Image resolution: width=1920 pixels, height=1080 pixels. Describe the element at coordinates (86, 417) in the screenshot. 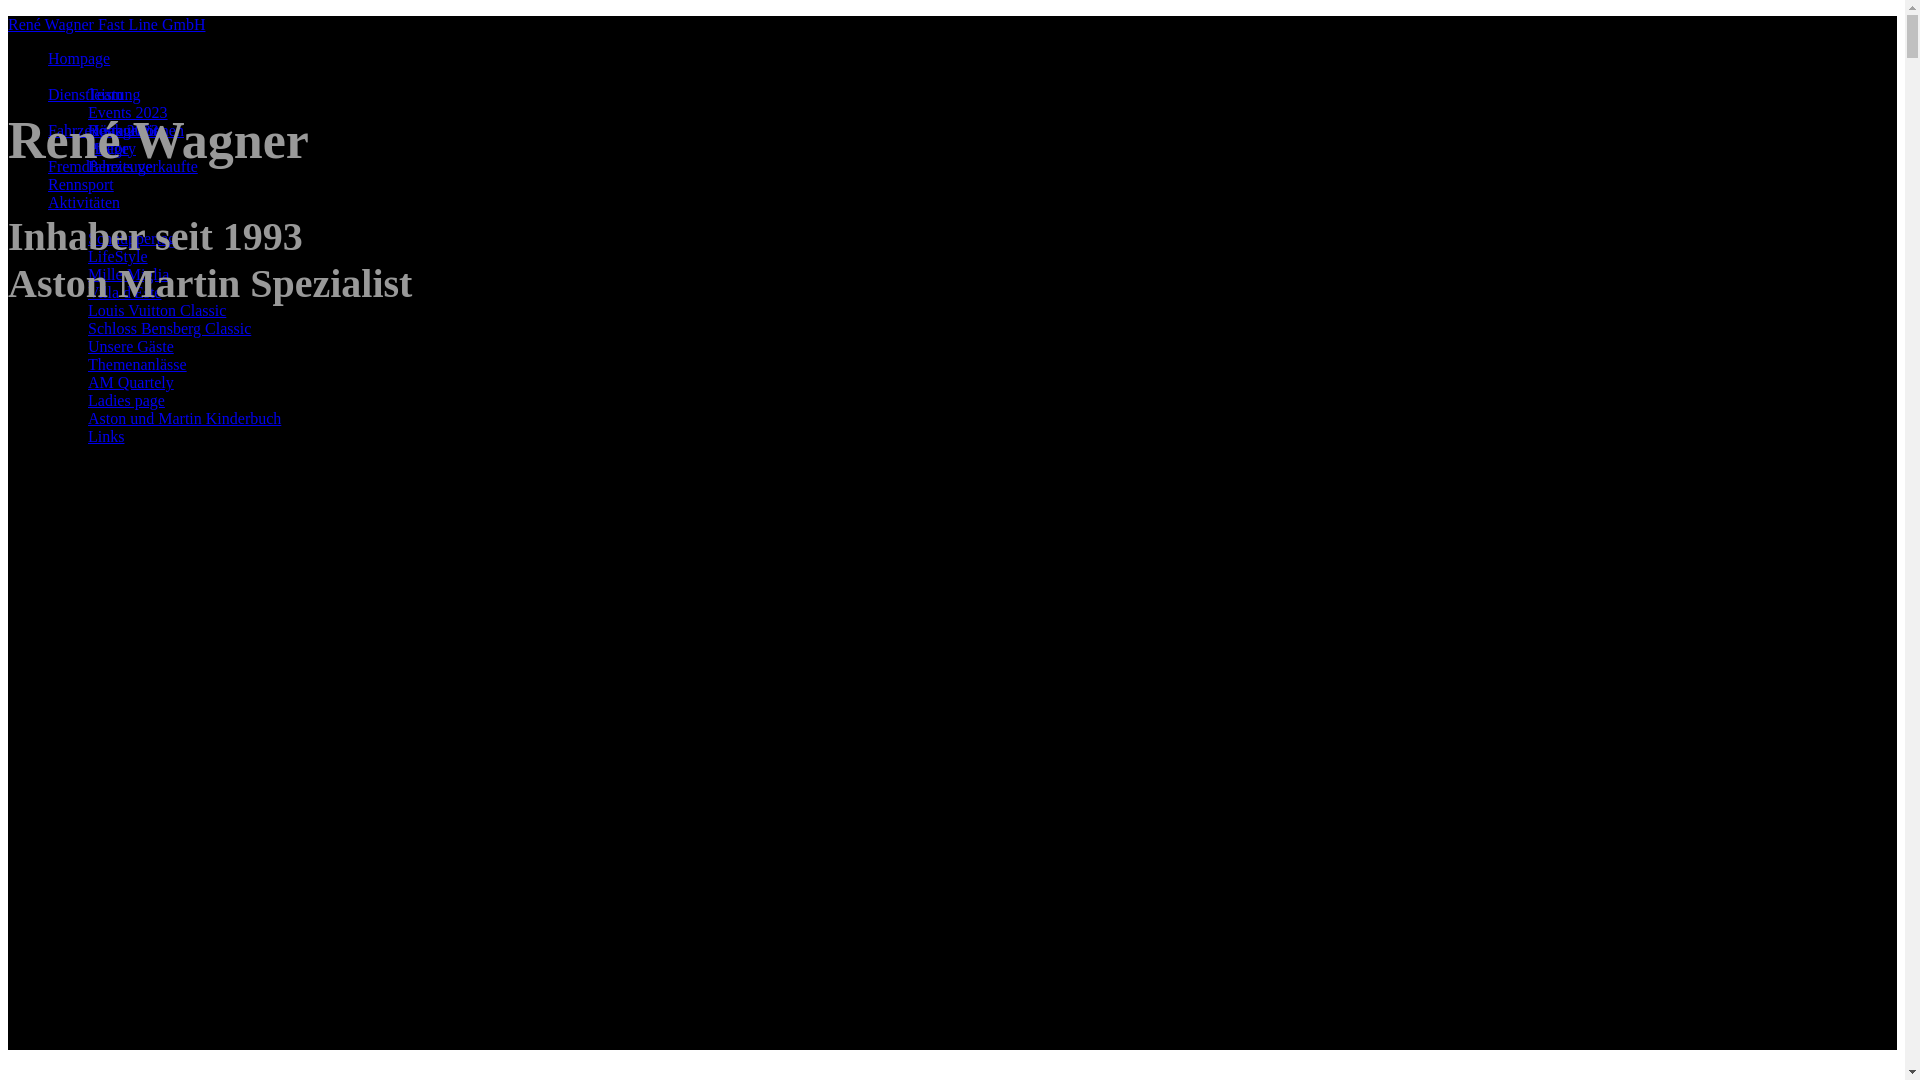

I see `'Aston und Martin Kinderbuch'` at that location.